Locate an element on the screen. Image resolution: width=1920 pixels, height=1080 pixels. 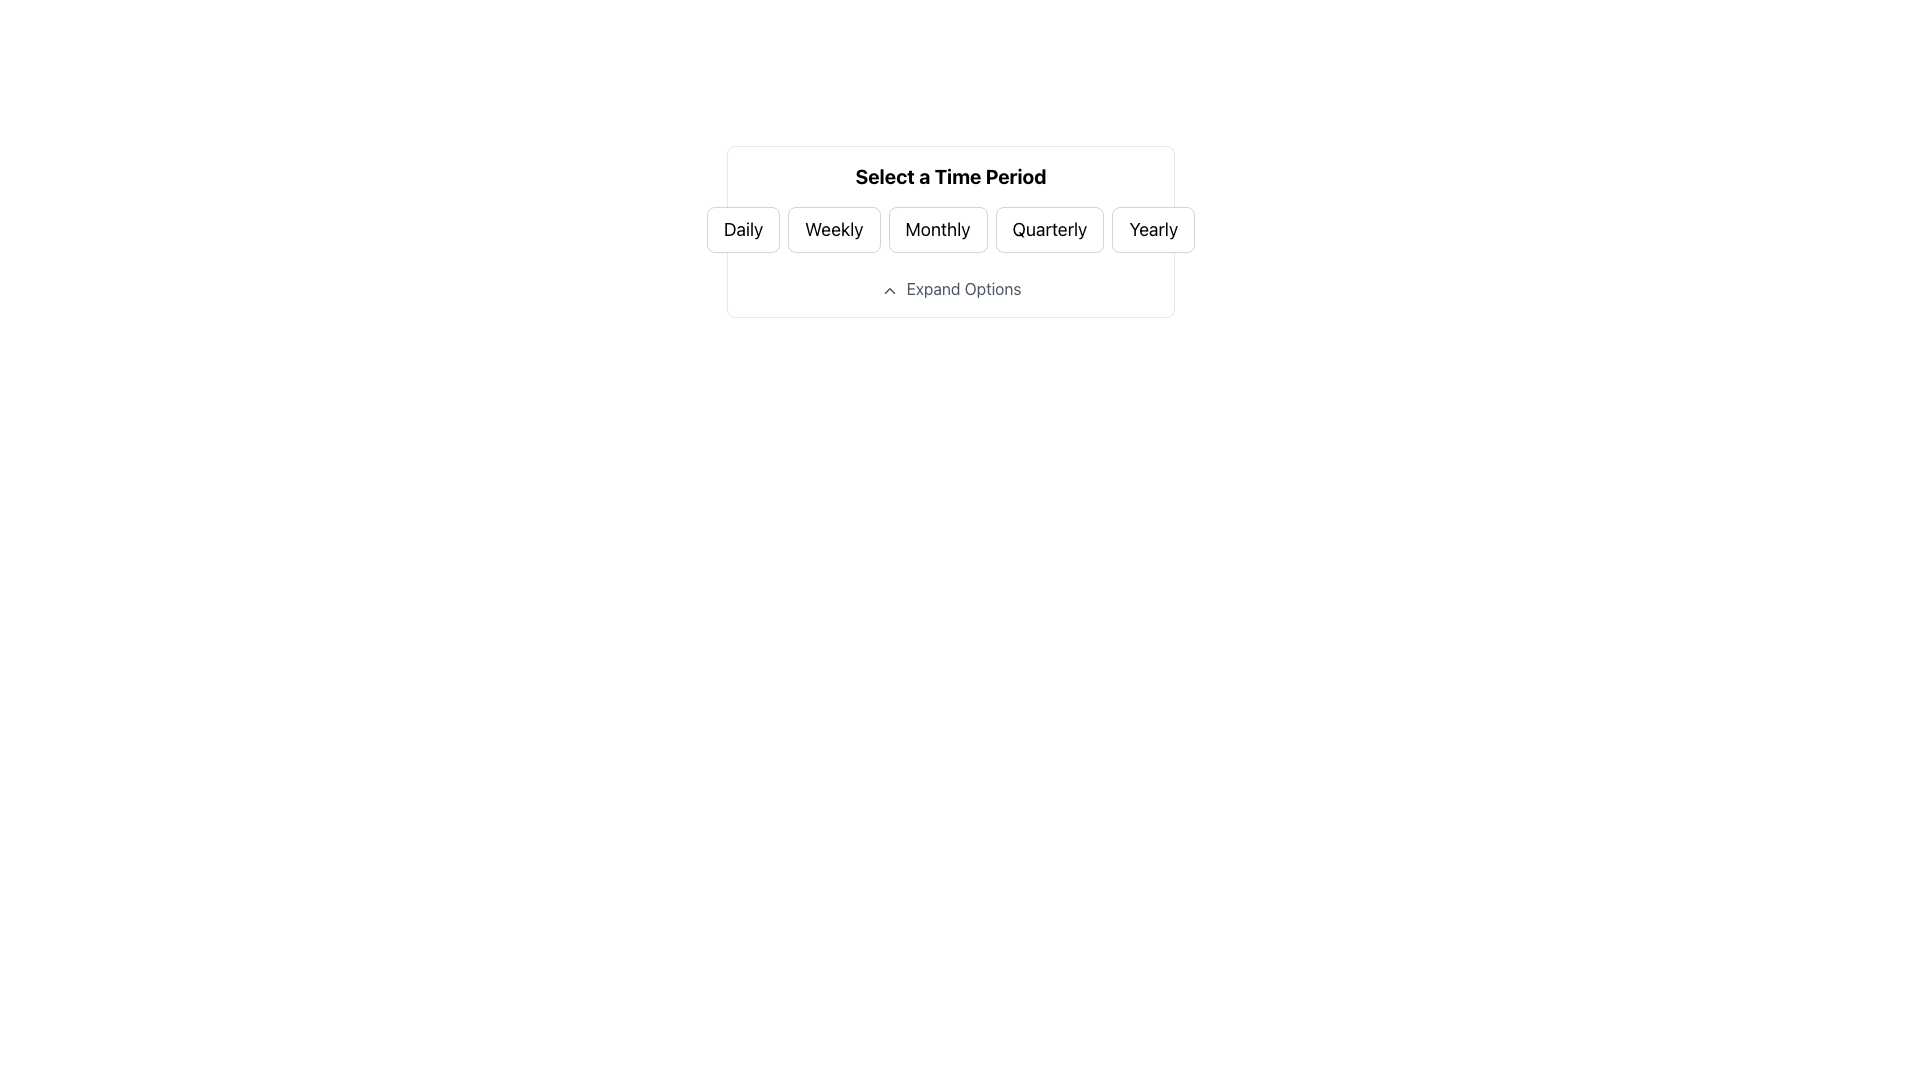
one of the buttons in the Selection Control Group is located at coordinates (949, 208).